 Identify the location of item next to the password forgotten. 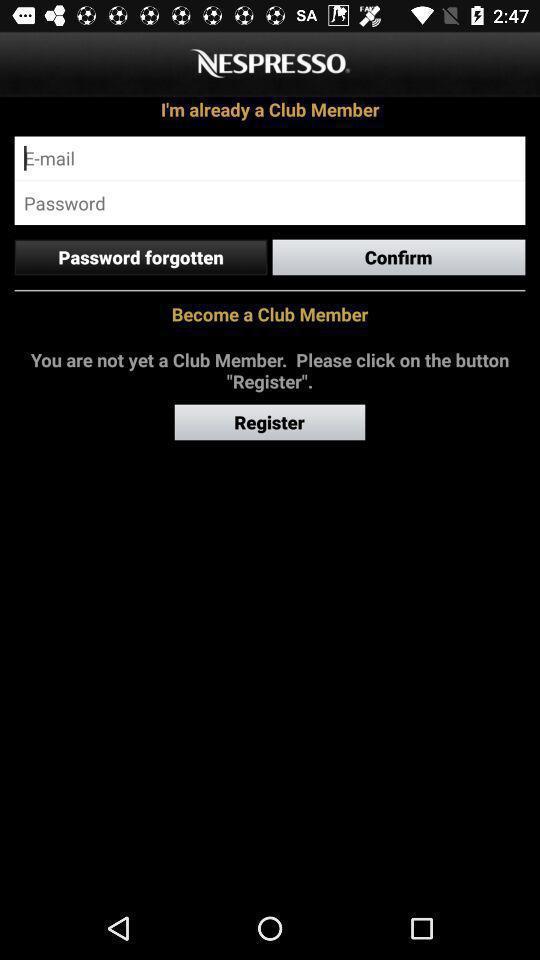
(399, 256).